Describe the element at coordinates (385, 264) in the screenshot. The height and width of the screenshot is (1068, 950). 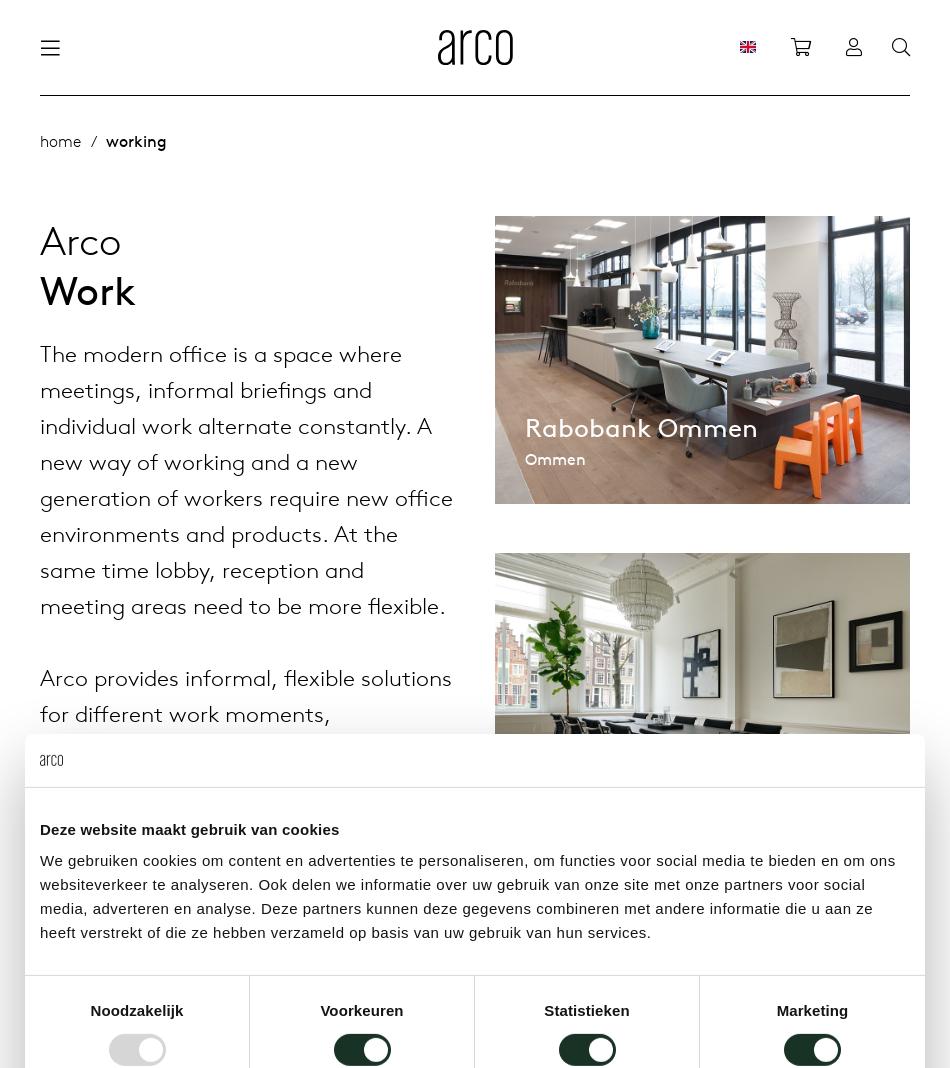
I see `'Wood certifications'` at that location.